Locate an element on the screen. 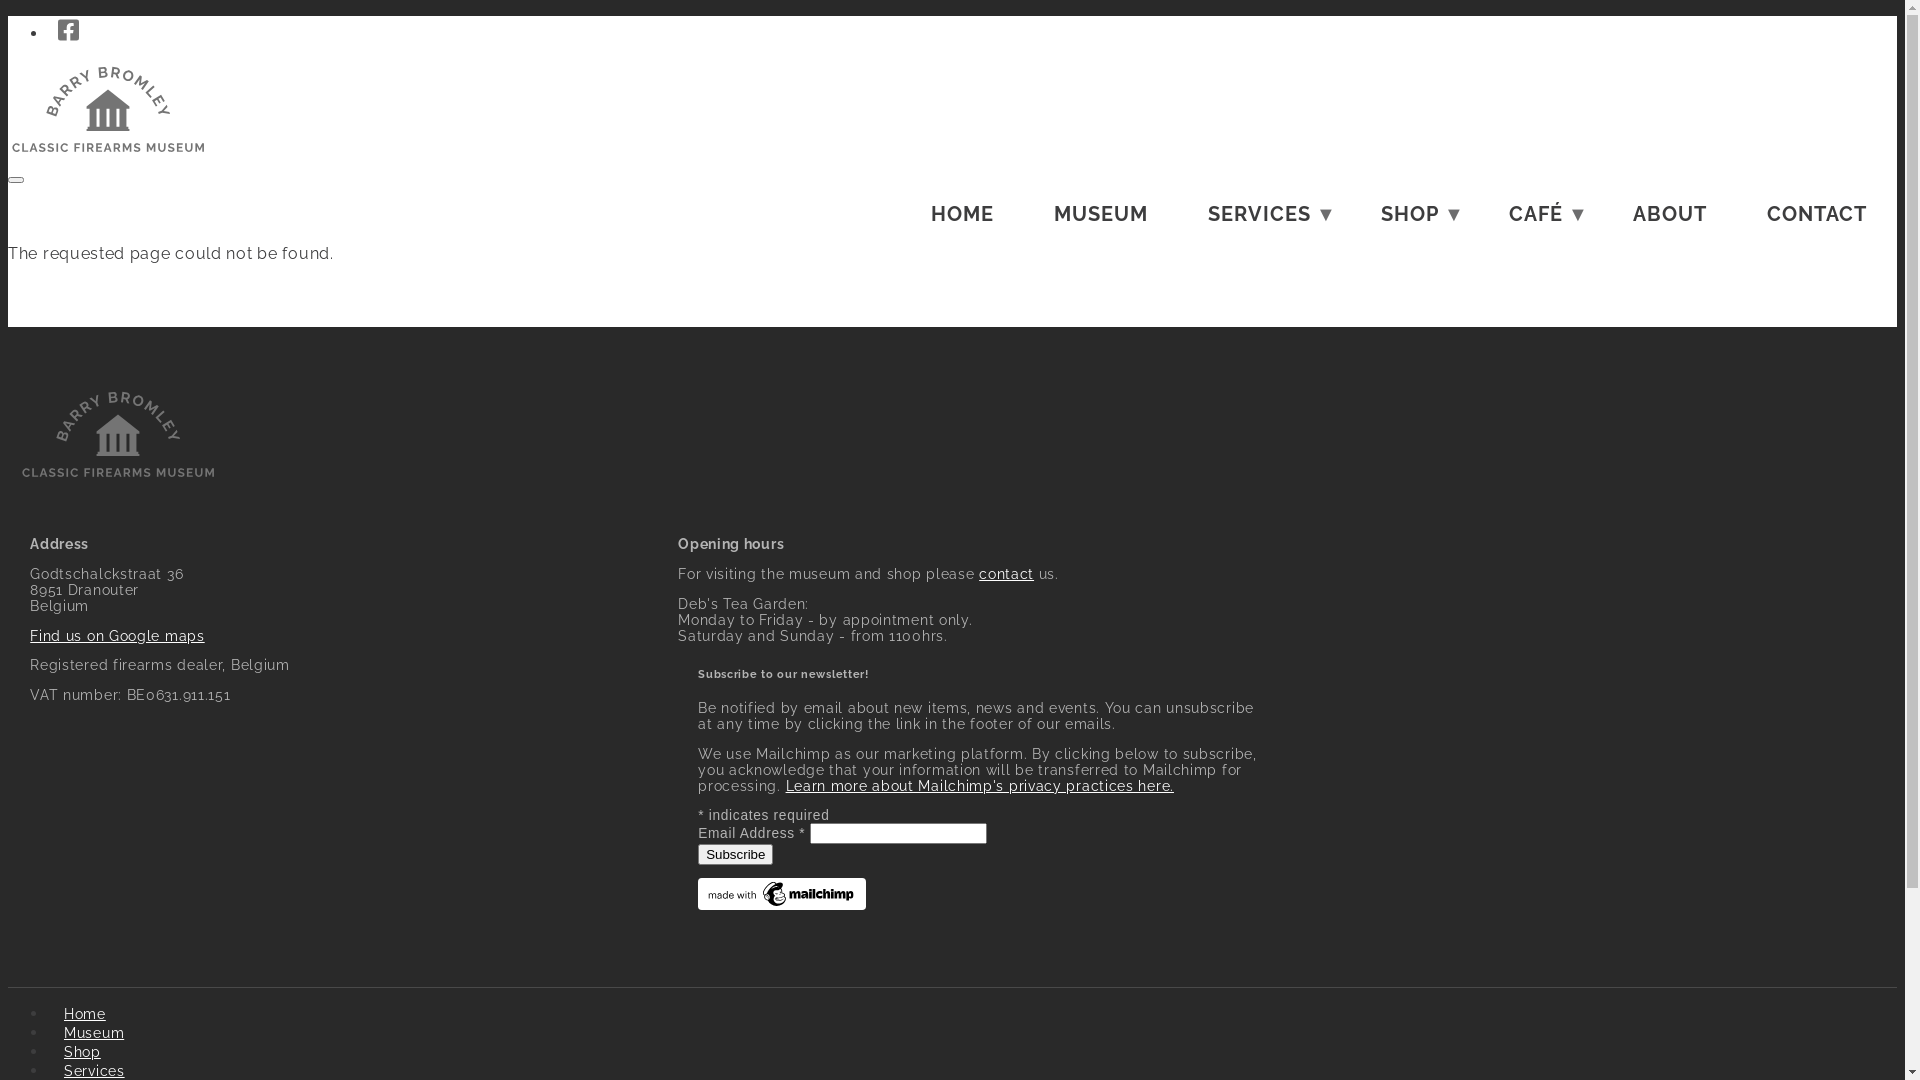  'Find us on Google maps' is located at coordinates (115, 636).